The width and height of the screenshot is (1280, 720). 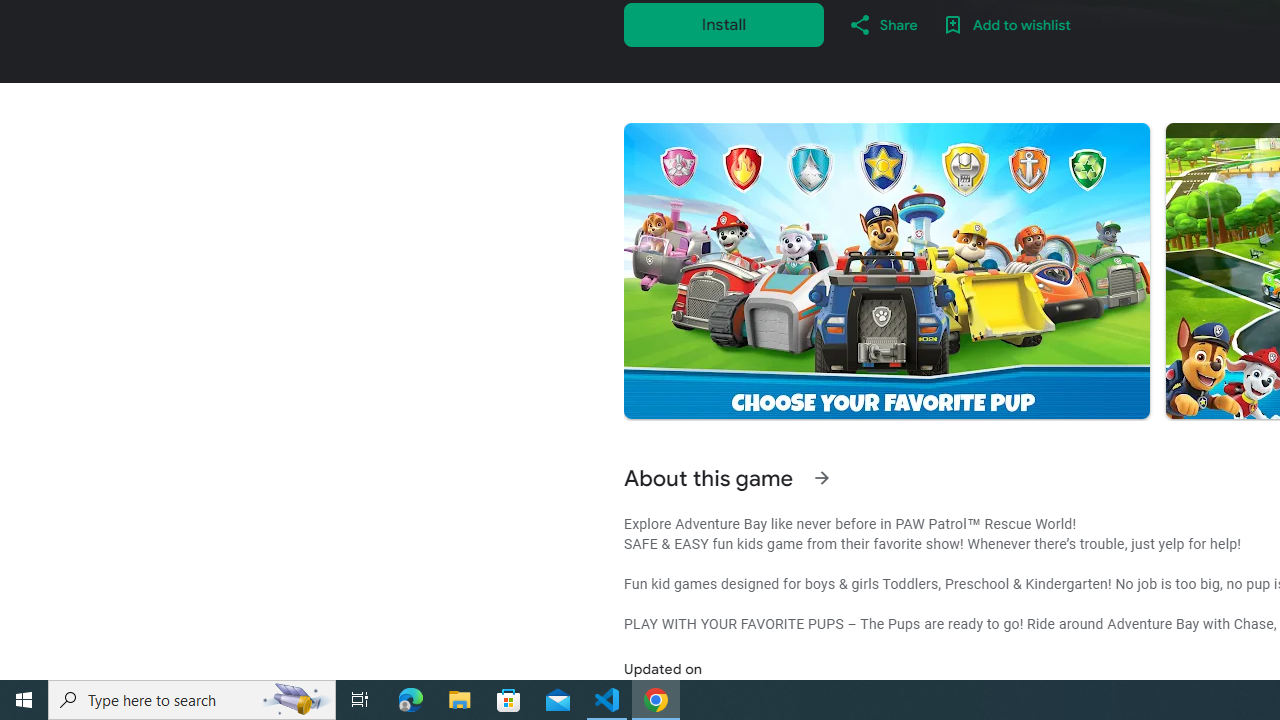 I want to click on 'Add to wishlist', so click(x=1006, y=24).